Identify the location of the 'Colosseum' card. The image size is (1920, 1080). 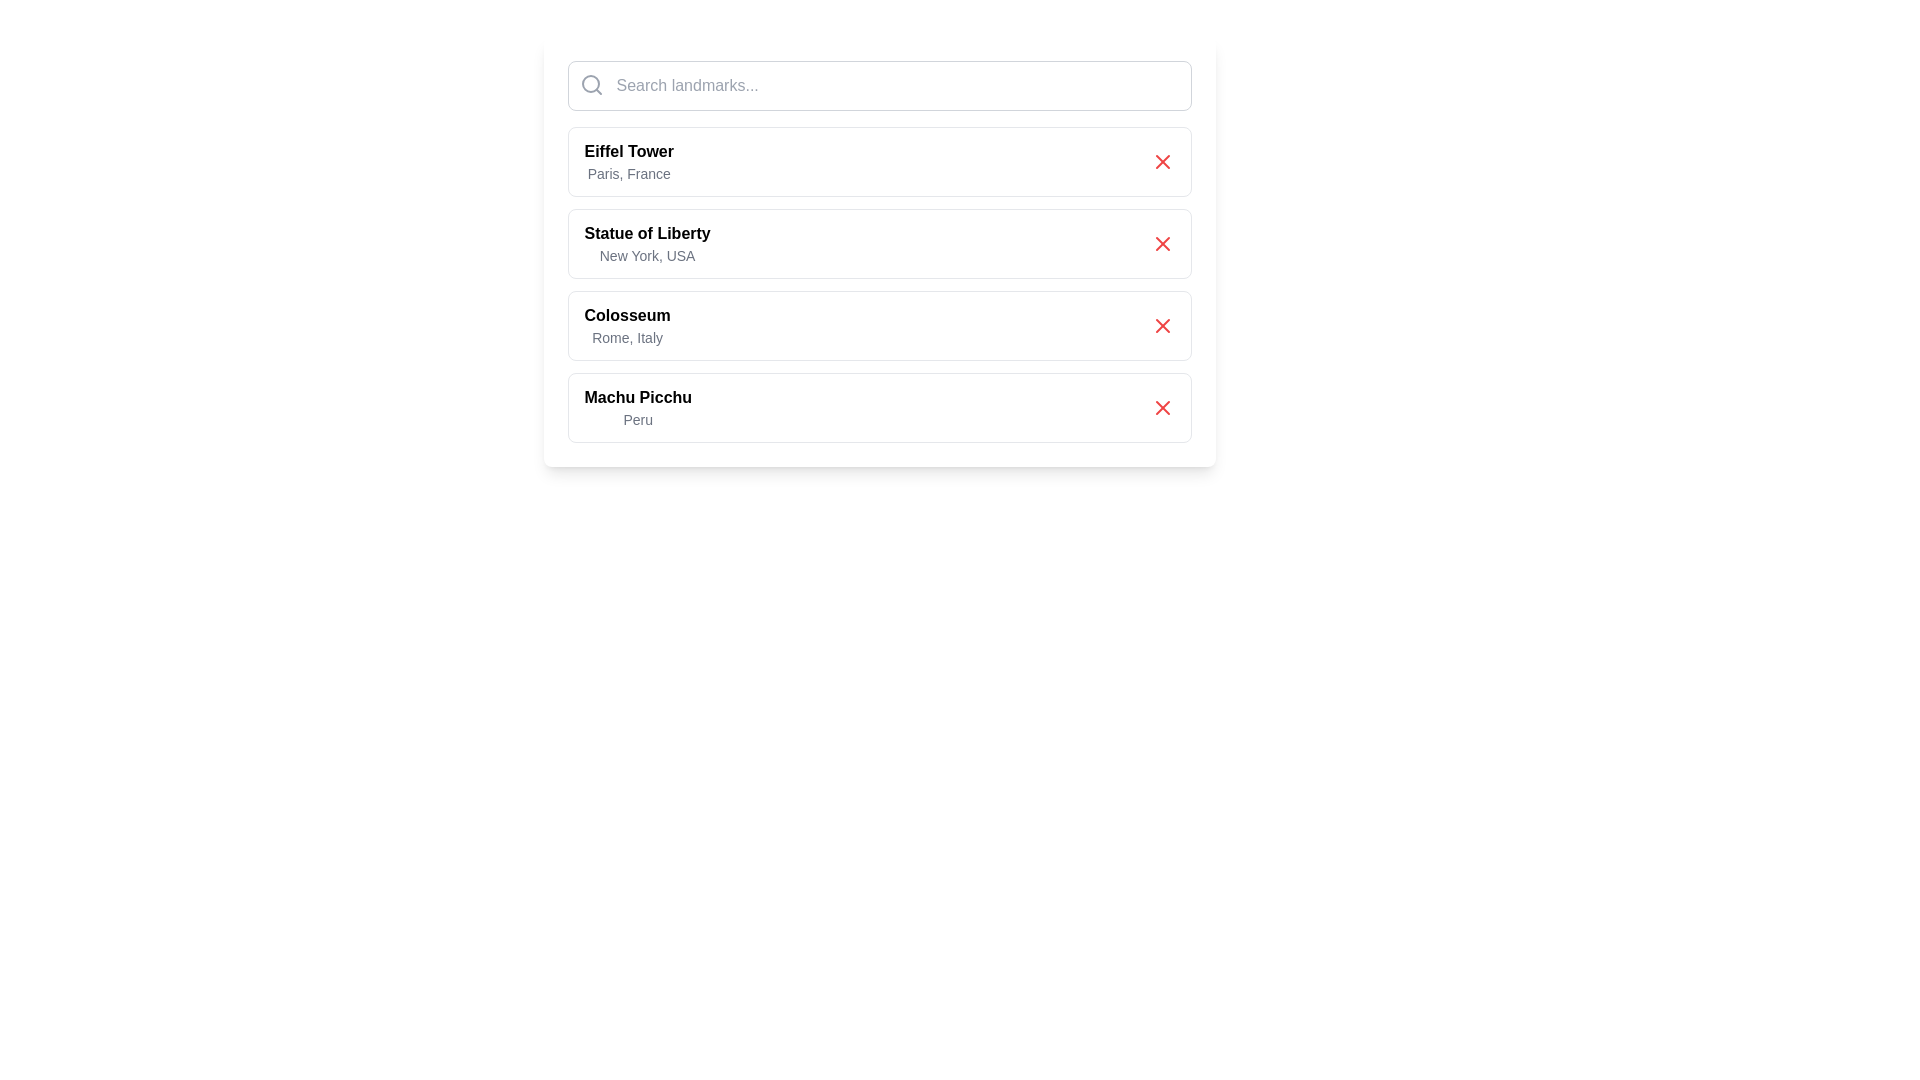
(879, 325).